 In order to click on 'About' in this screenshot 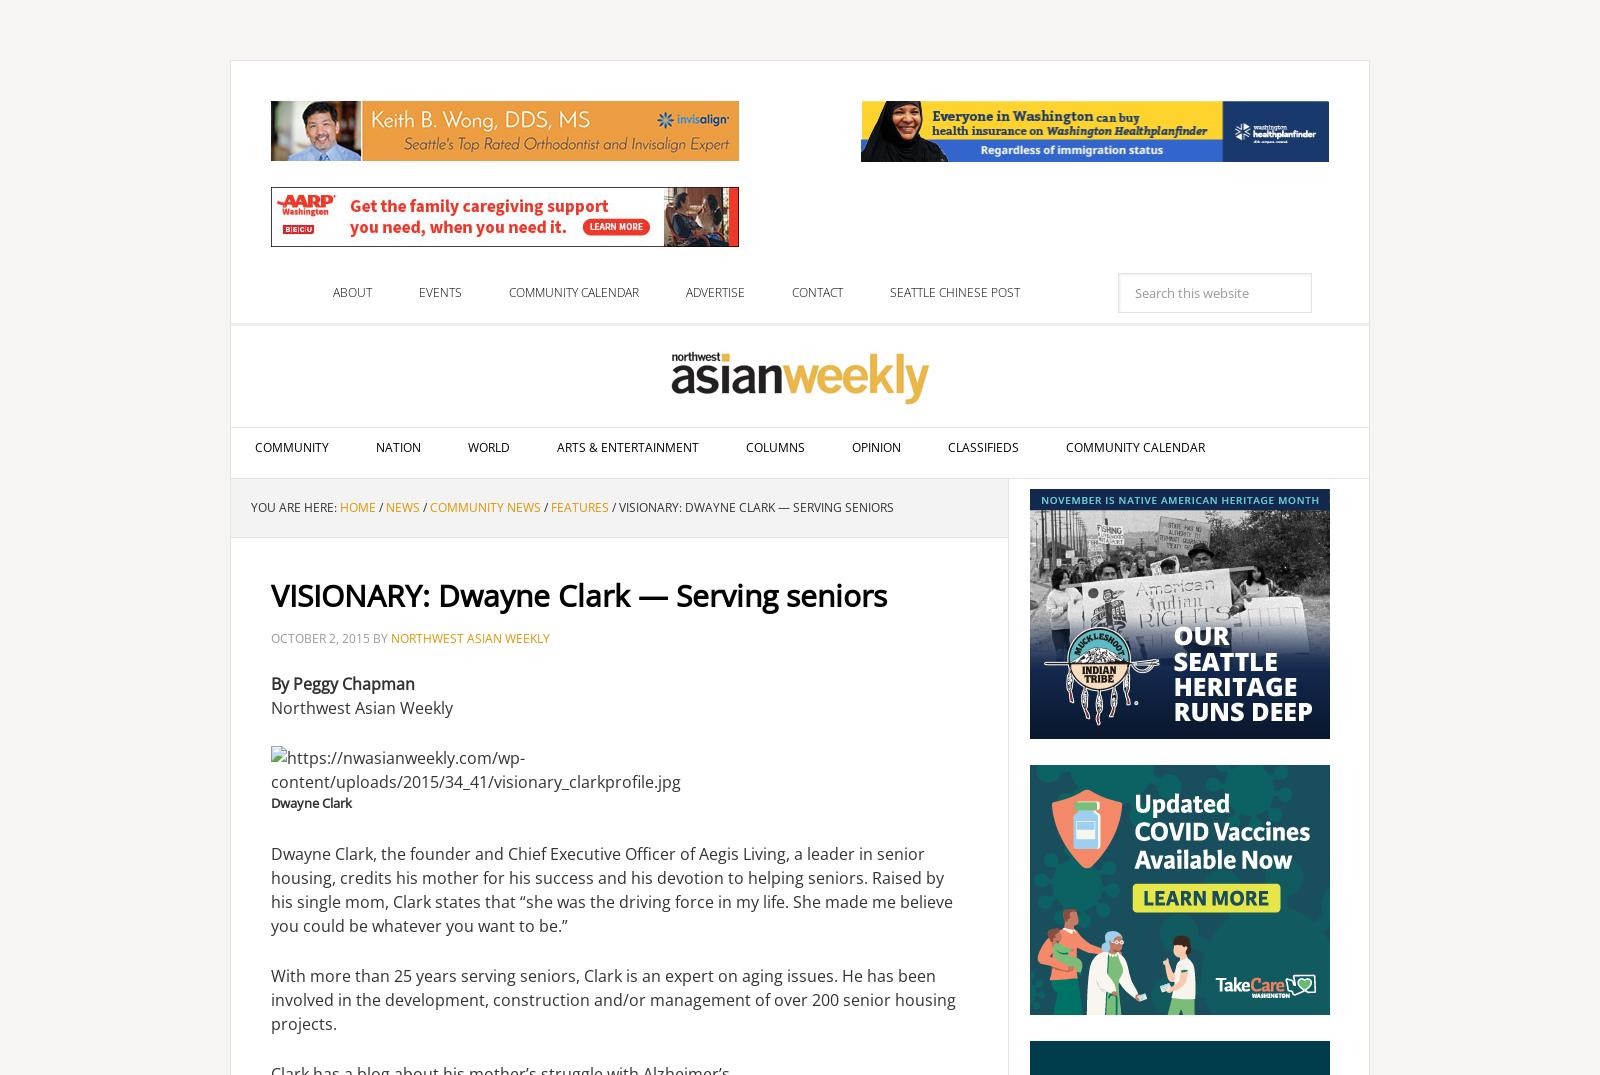, I will do `click(332, 292)`.